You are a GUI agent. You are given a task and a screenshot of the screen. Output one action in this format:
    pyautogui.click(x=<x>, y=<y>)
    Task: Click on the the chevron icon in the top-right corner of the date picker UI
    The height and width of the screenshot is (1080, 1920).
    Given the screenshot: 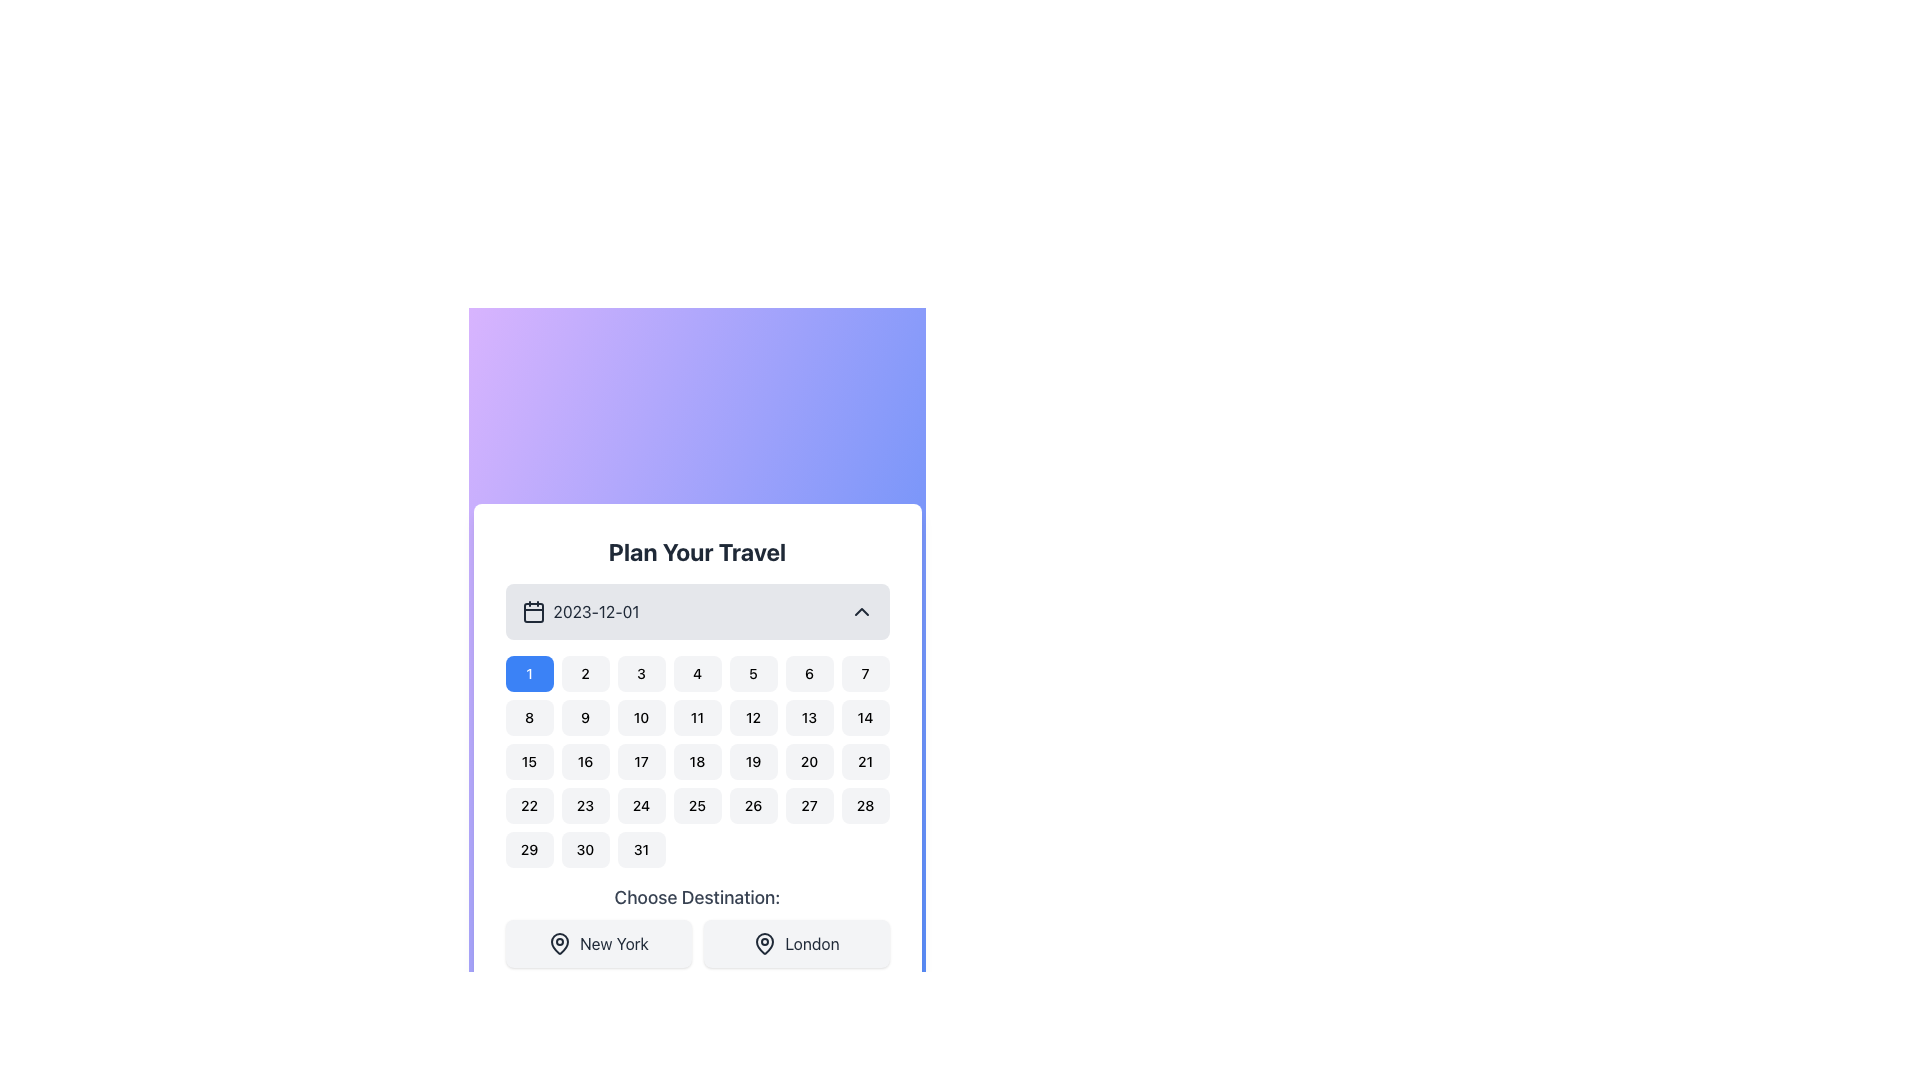 What is the action you would take?
    pyautogui.click(x=861, y=611)
    